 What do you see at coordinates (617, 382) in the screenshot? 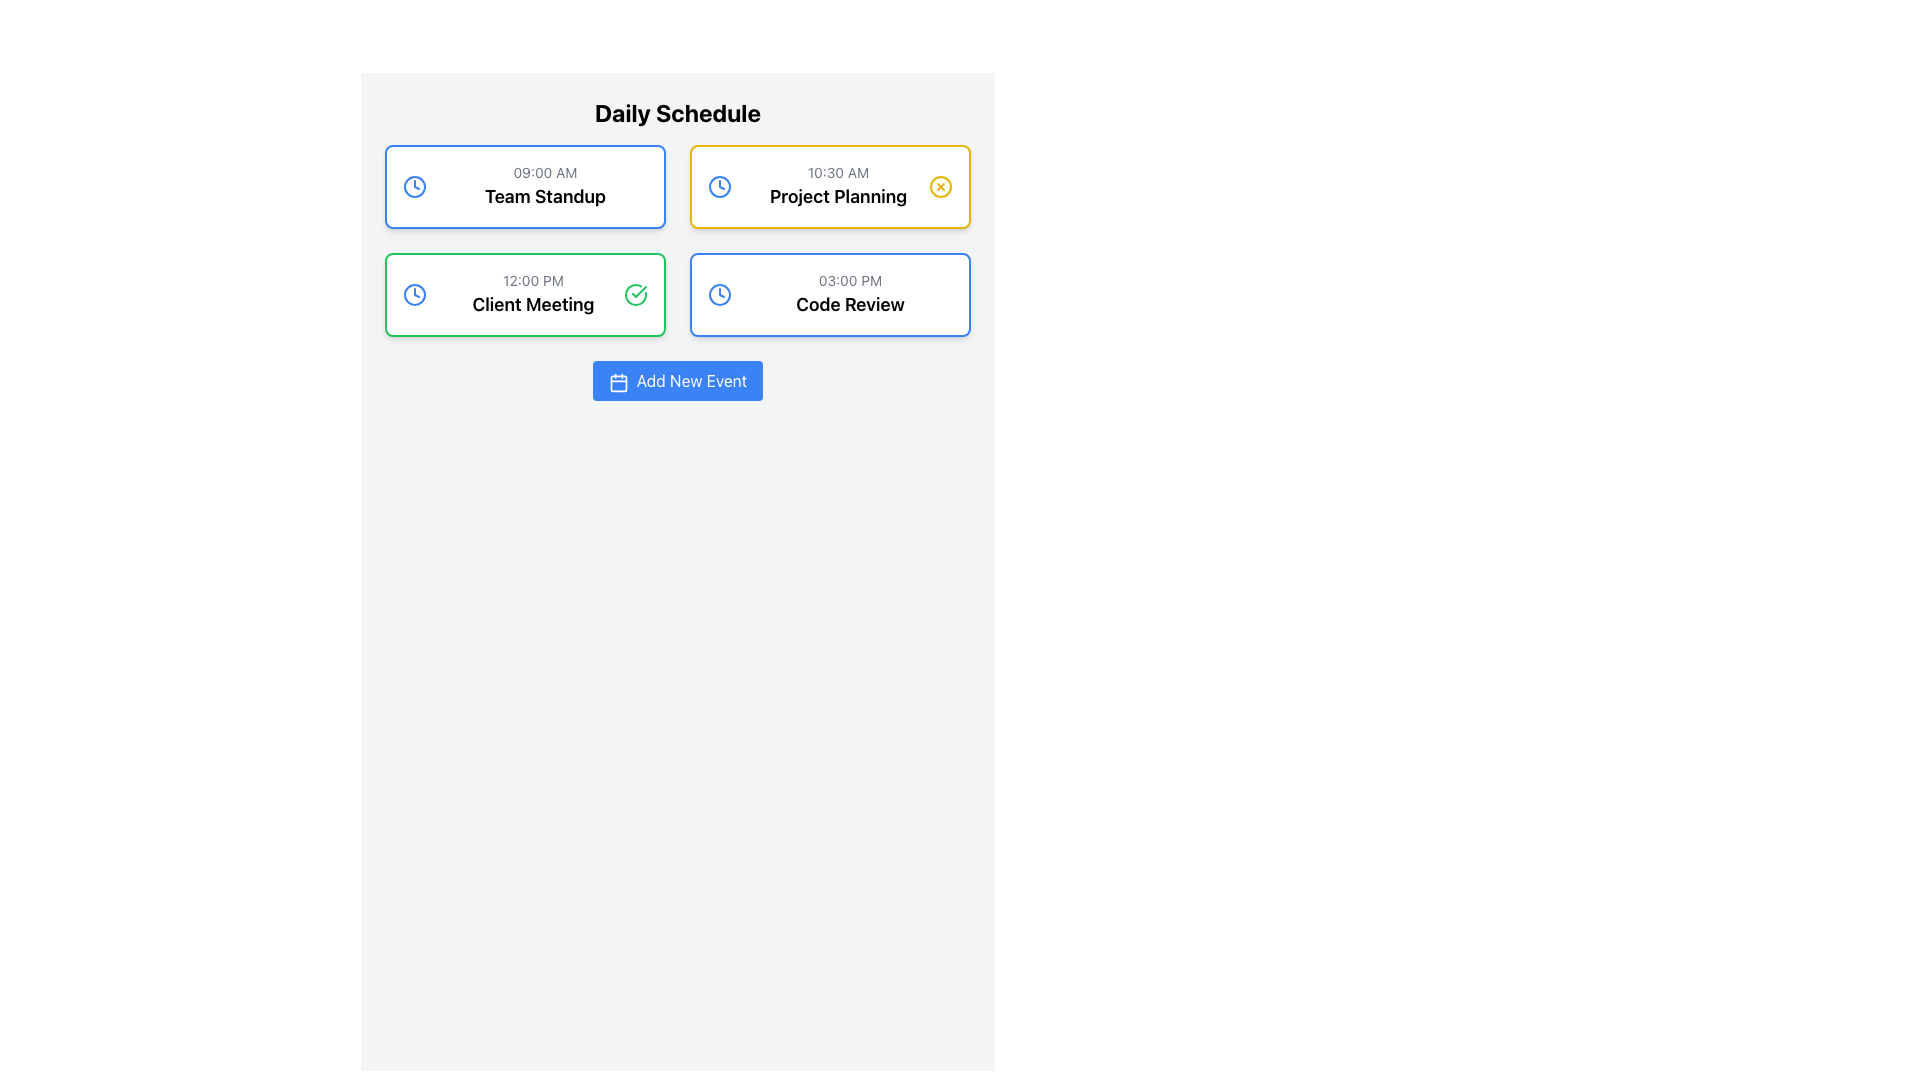
I see `the calendar icon located to the left of the 'Add New Event' button` at bounding box center [617, 382].